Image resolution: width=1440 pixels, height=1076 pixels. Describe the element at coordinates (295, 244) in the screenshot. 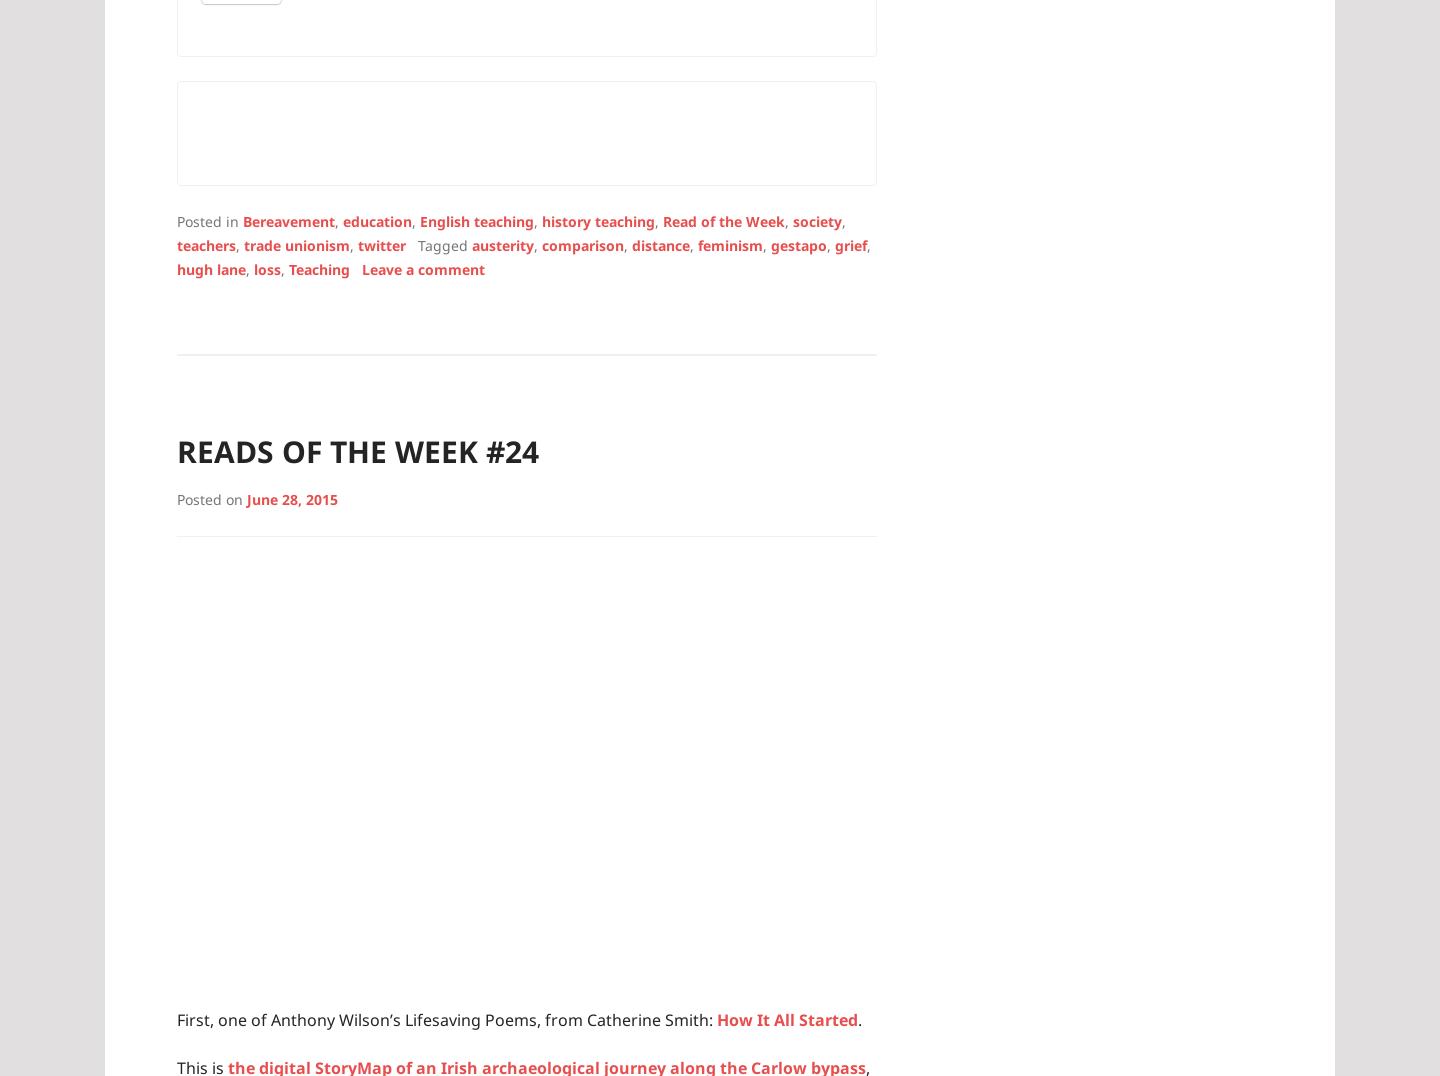

I see `'trade unionism'` at that location.